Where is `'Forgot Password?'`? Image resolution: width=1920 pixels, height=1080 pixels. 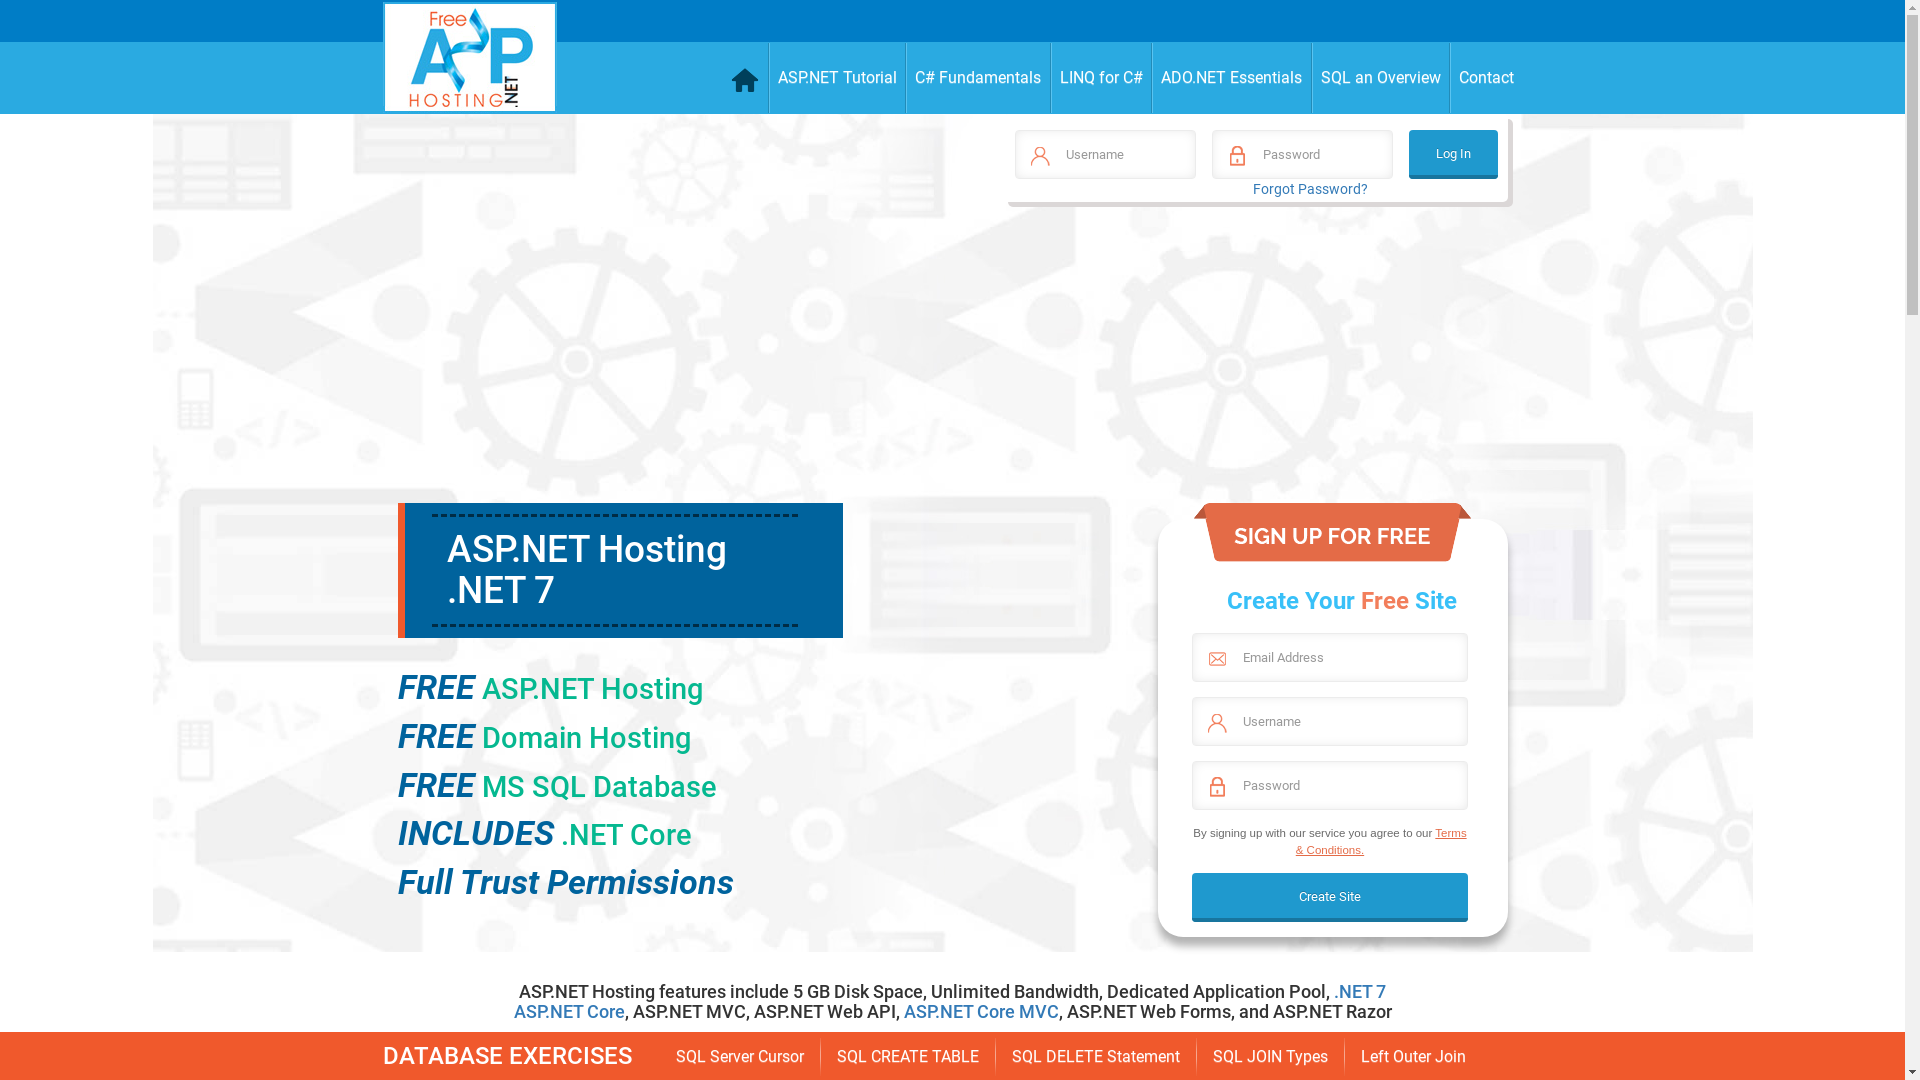 'Forgot Password?' is located at coordinates (1310, 189).